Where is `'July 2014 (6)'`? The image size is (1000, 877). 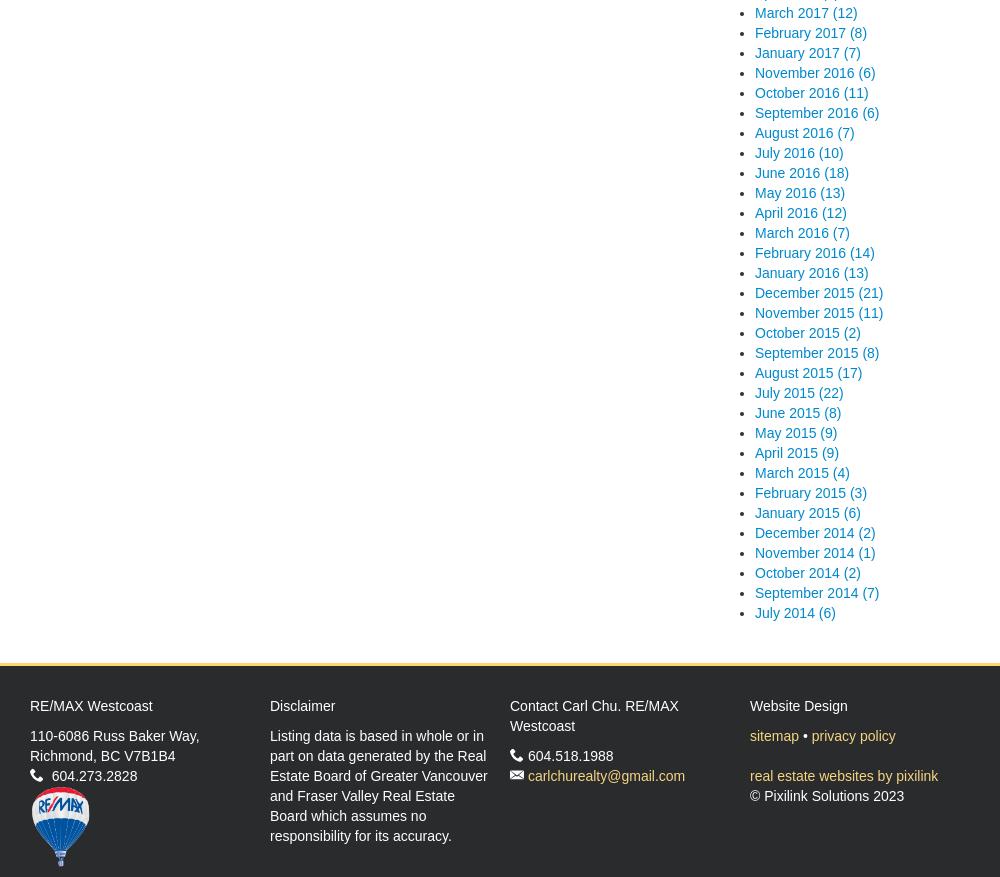 'July 2014 (6)' is located at coordinates (755, 612).